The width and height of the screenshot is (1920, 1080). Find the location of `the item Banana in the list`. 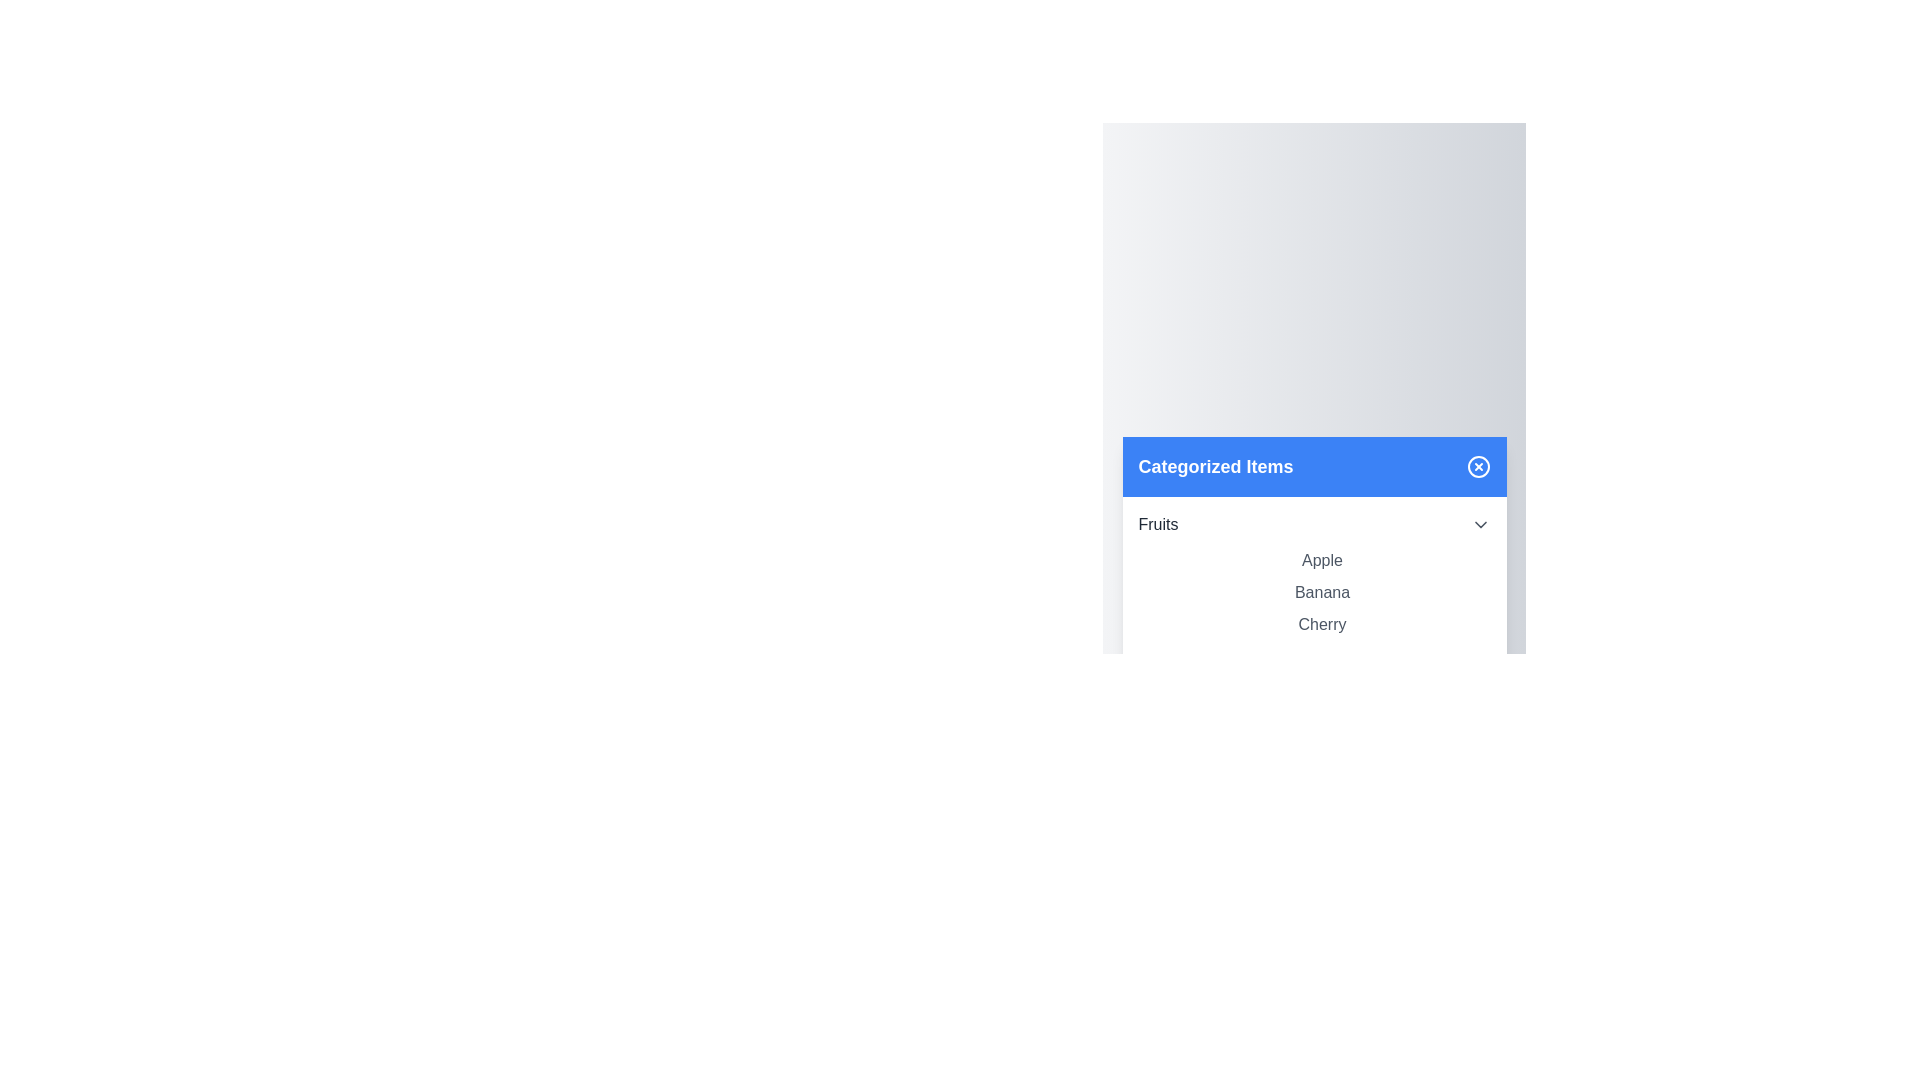

the item Banana in the list is located at coordinates (1322, 591).